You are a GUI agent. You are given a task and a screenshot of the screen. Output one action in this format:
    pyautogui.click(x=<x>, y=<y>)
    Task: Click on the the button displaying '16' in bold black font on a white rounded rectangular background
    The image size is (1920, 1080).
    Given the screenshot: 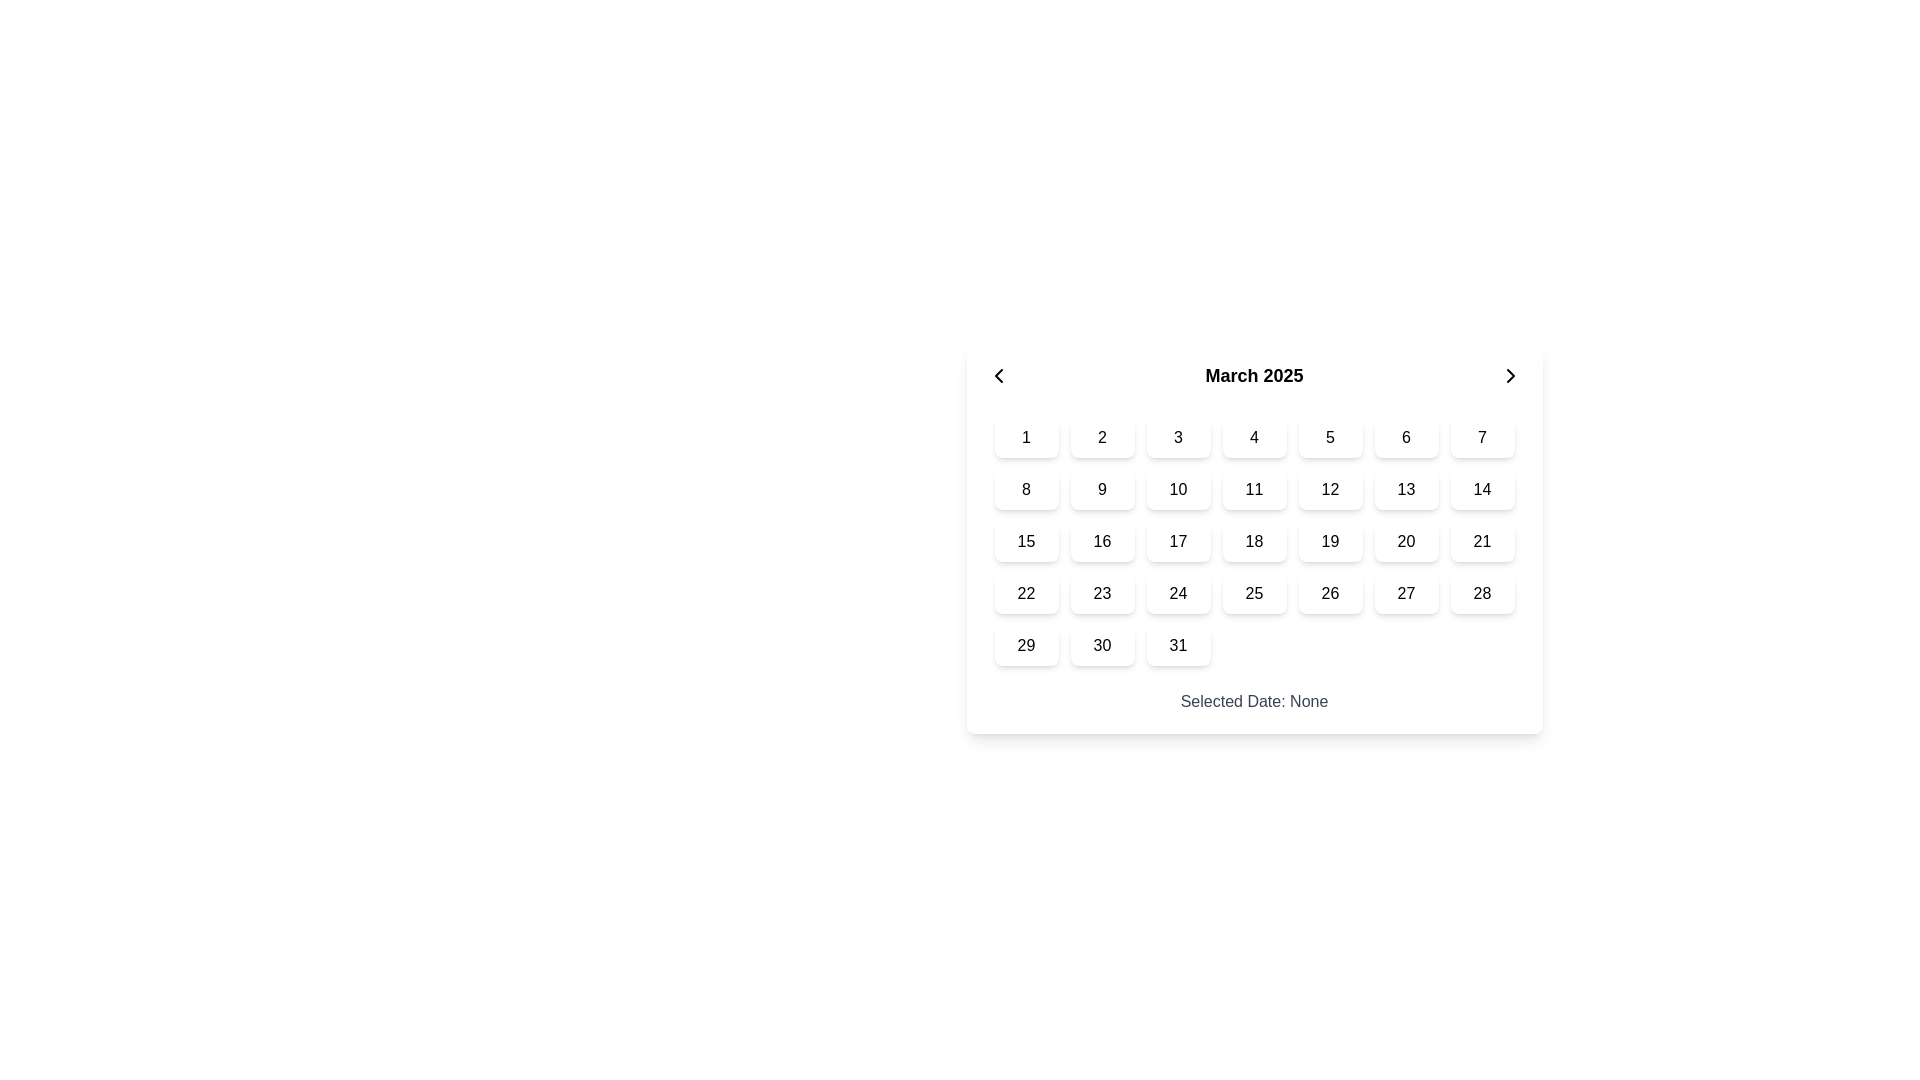 What is the action you would take?
    pyautogui.click(x=1101, y=542)
    